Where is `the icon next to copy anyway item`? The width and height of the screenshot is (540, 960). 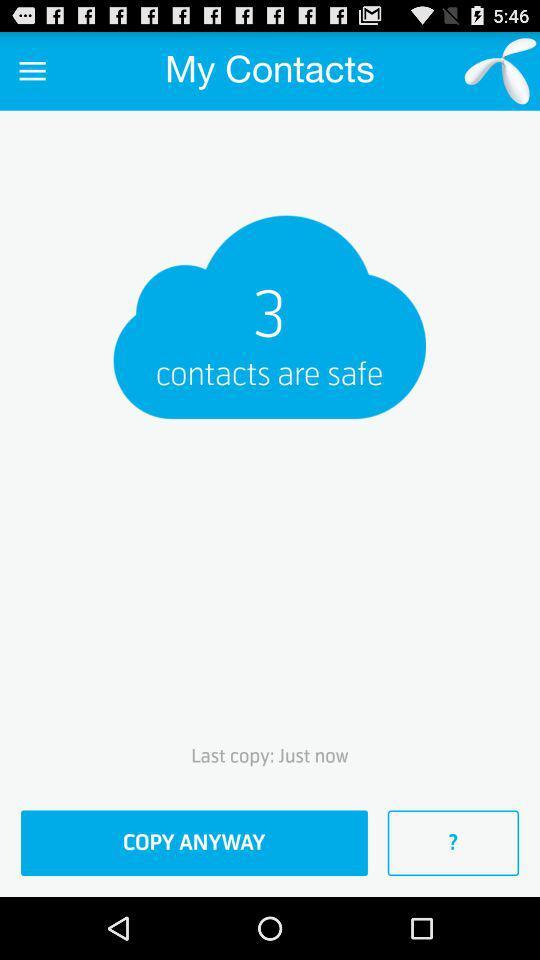
the icon next to copy anyway item is located at coordinates (453, 842).